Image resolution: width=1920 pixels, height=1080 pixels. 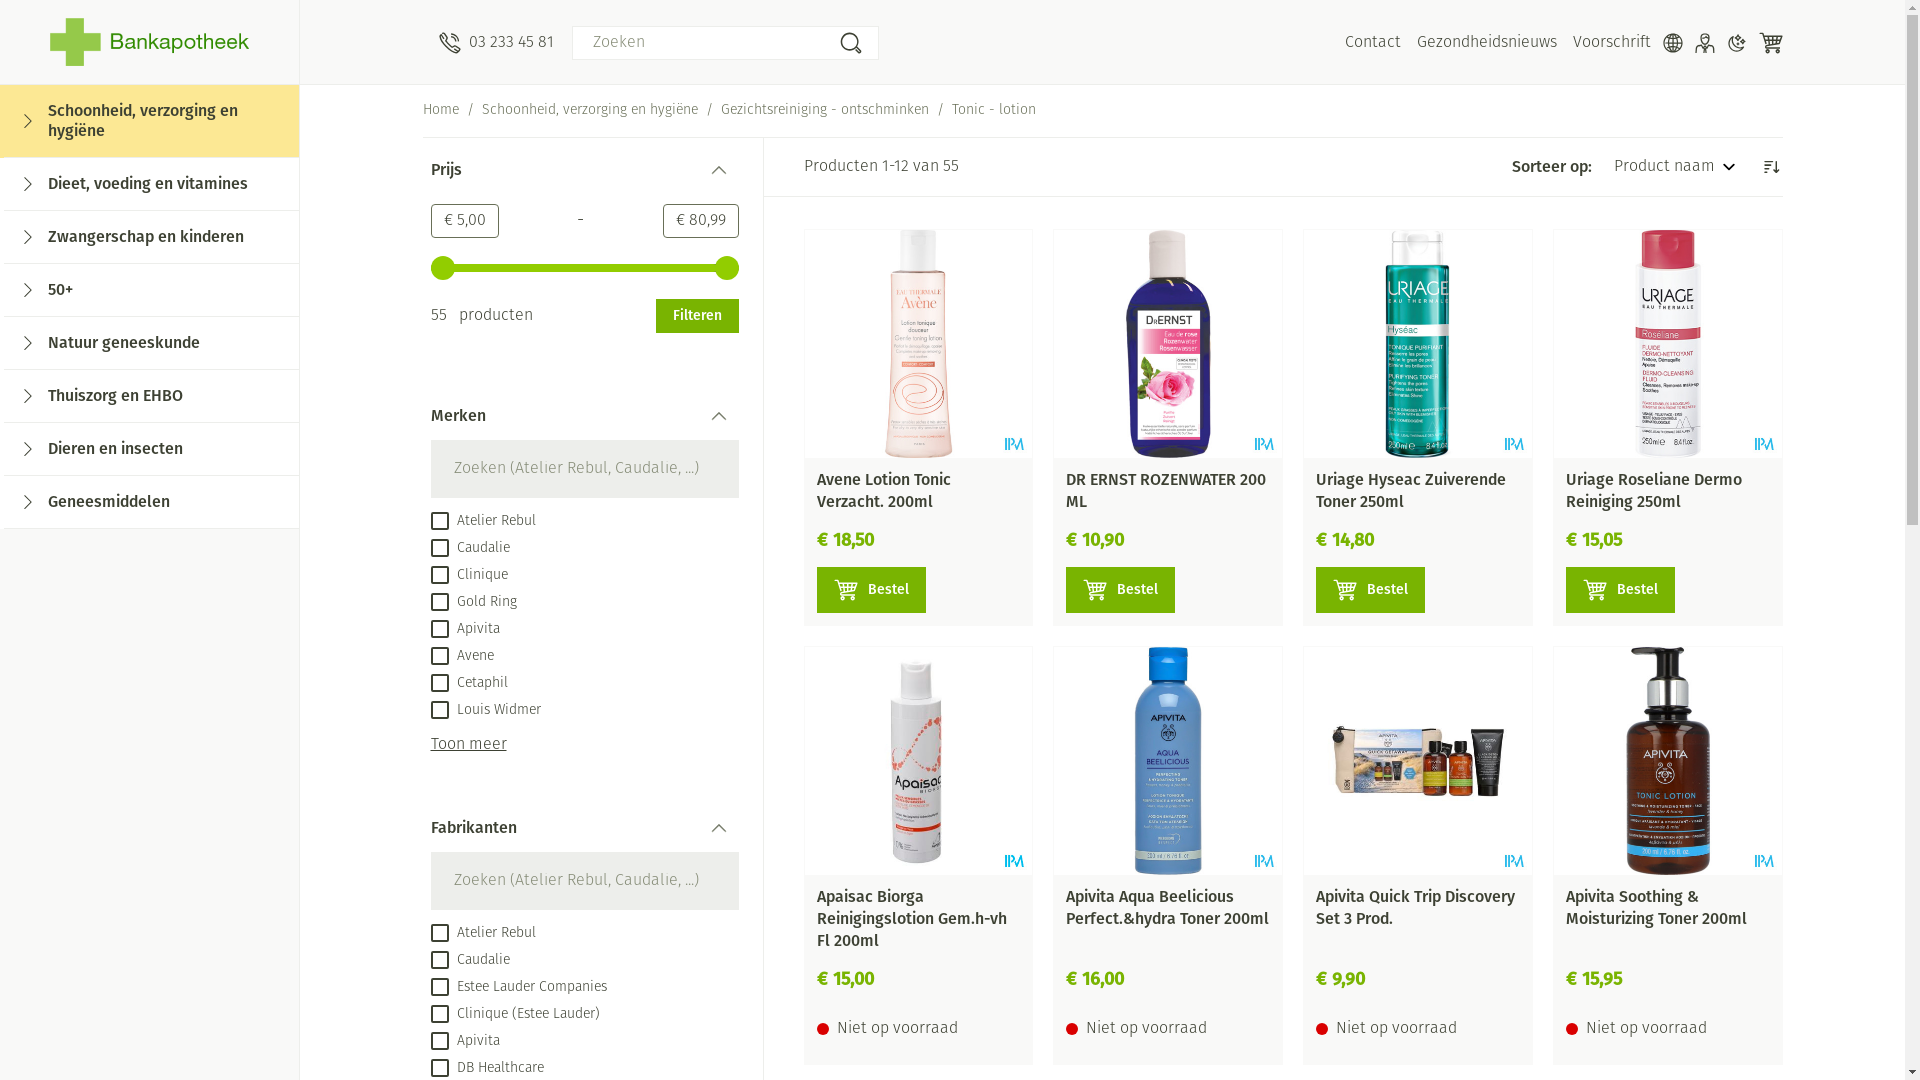 What do you see at coordinates (150, 448) in the screenshot?
I see `'Dieren en insecten'` at bounding box center [150, 448].